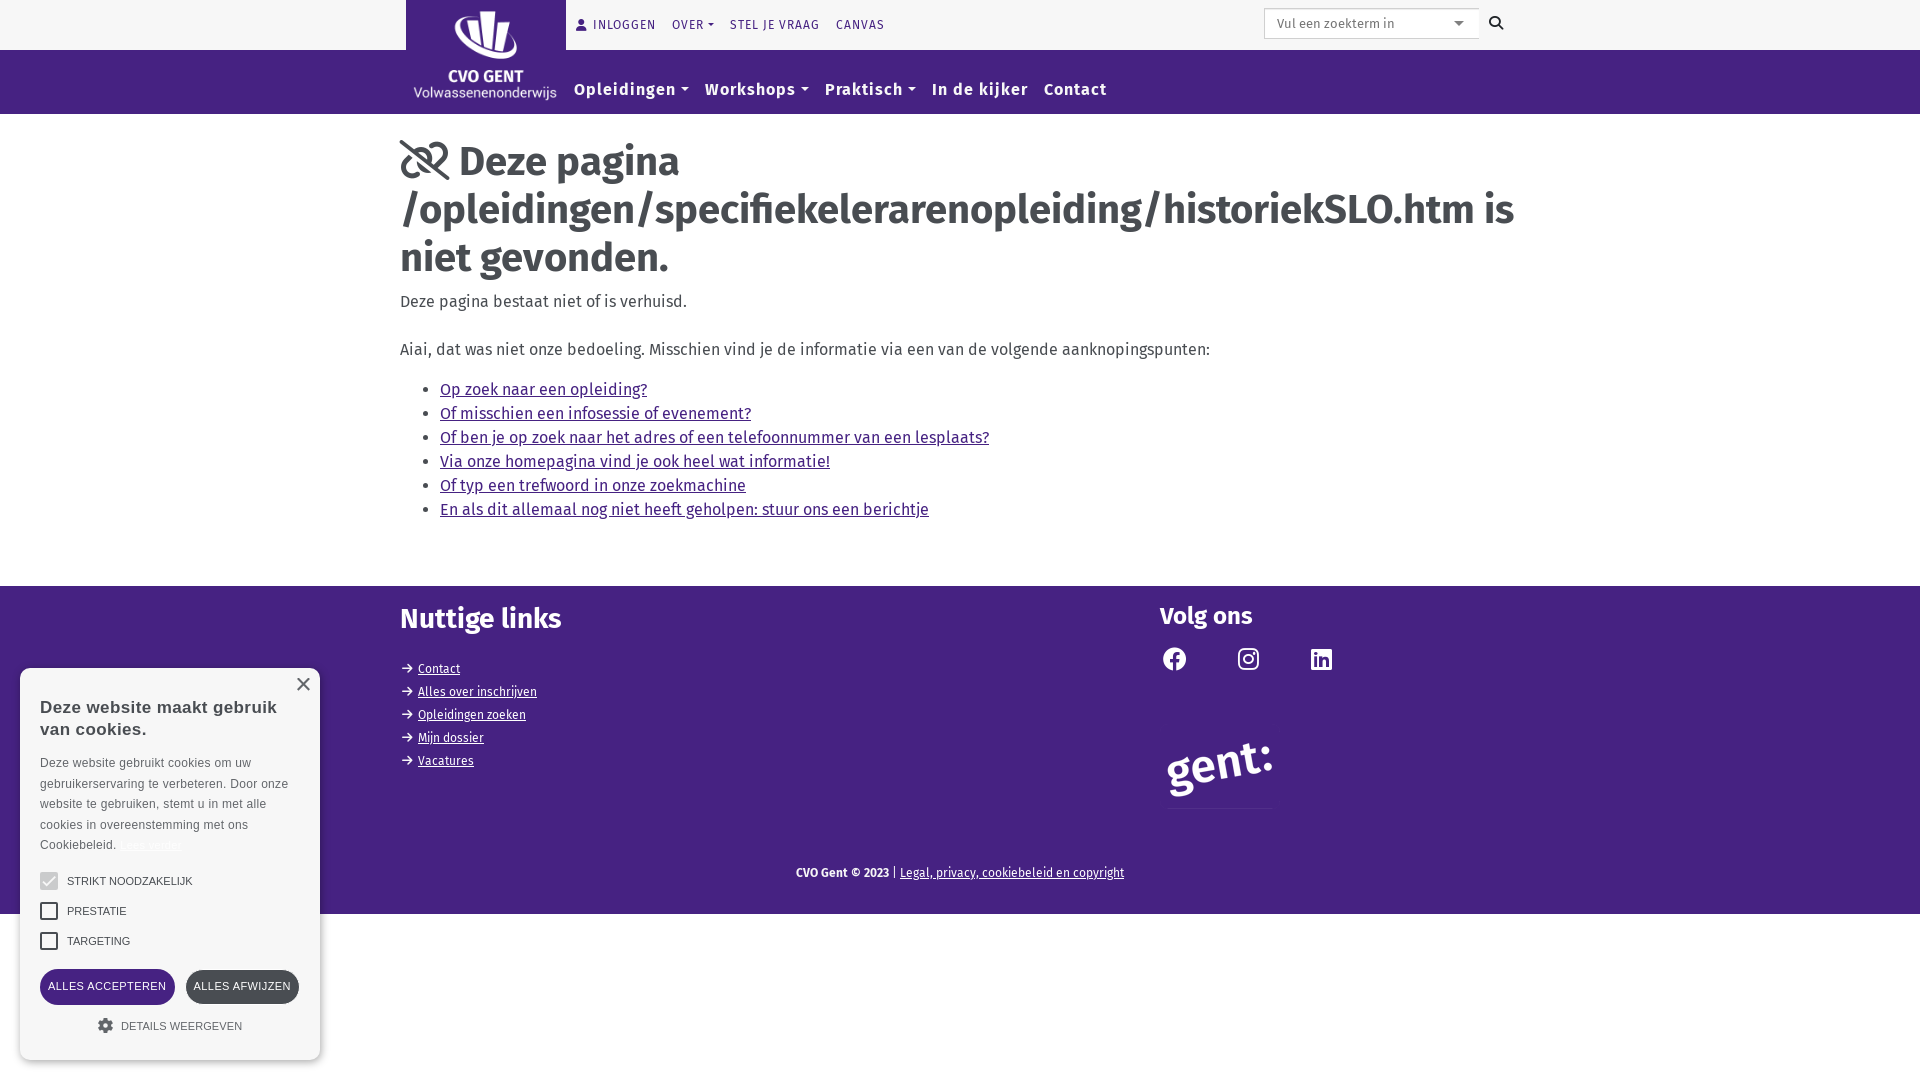 This screenshot has height=1080, width=1920. I want to click on 'Praktisch', so click(870, 88).